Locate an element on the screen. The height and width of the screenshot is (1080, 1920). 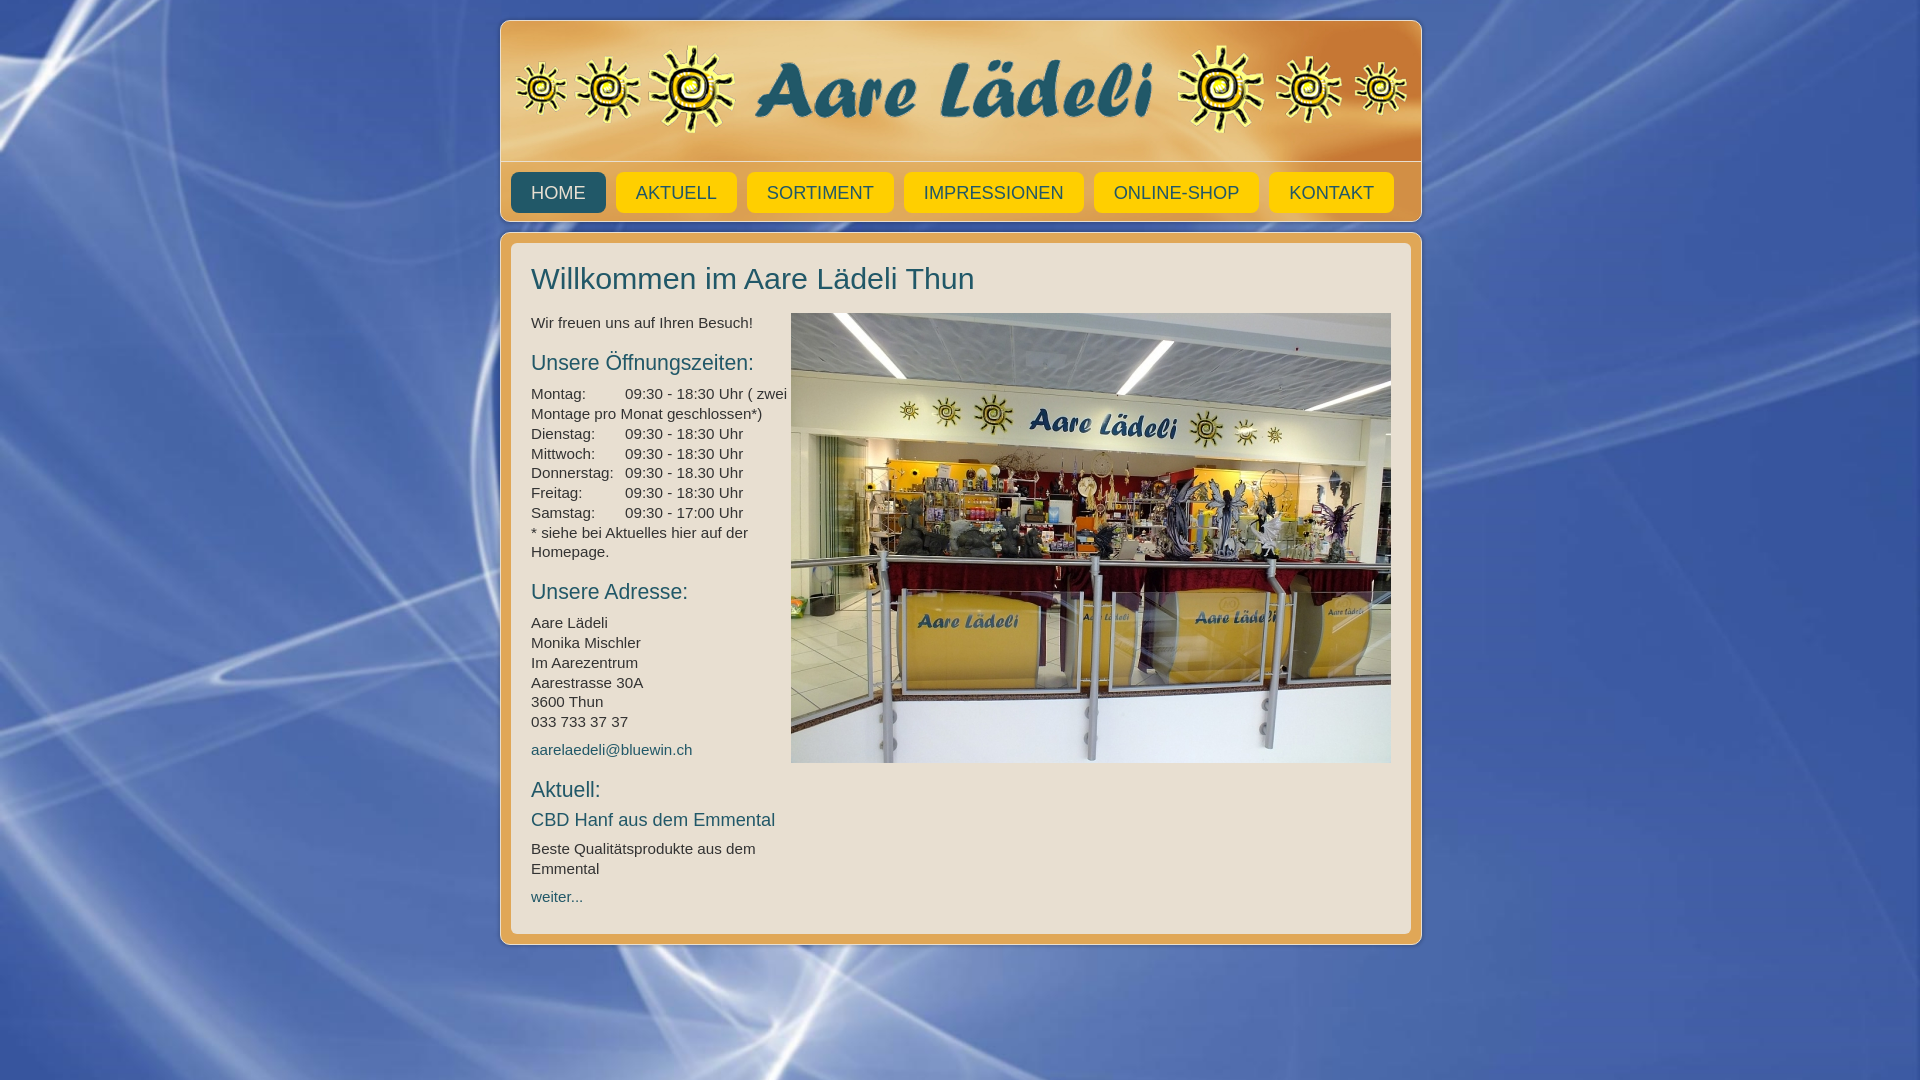
'aarelaedeli@bluewin.ch ' is located at coordinates (613, 749).